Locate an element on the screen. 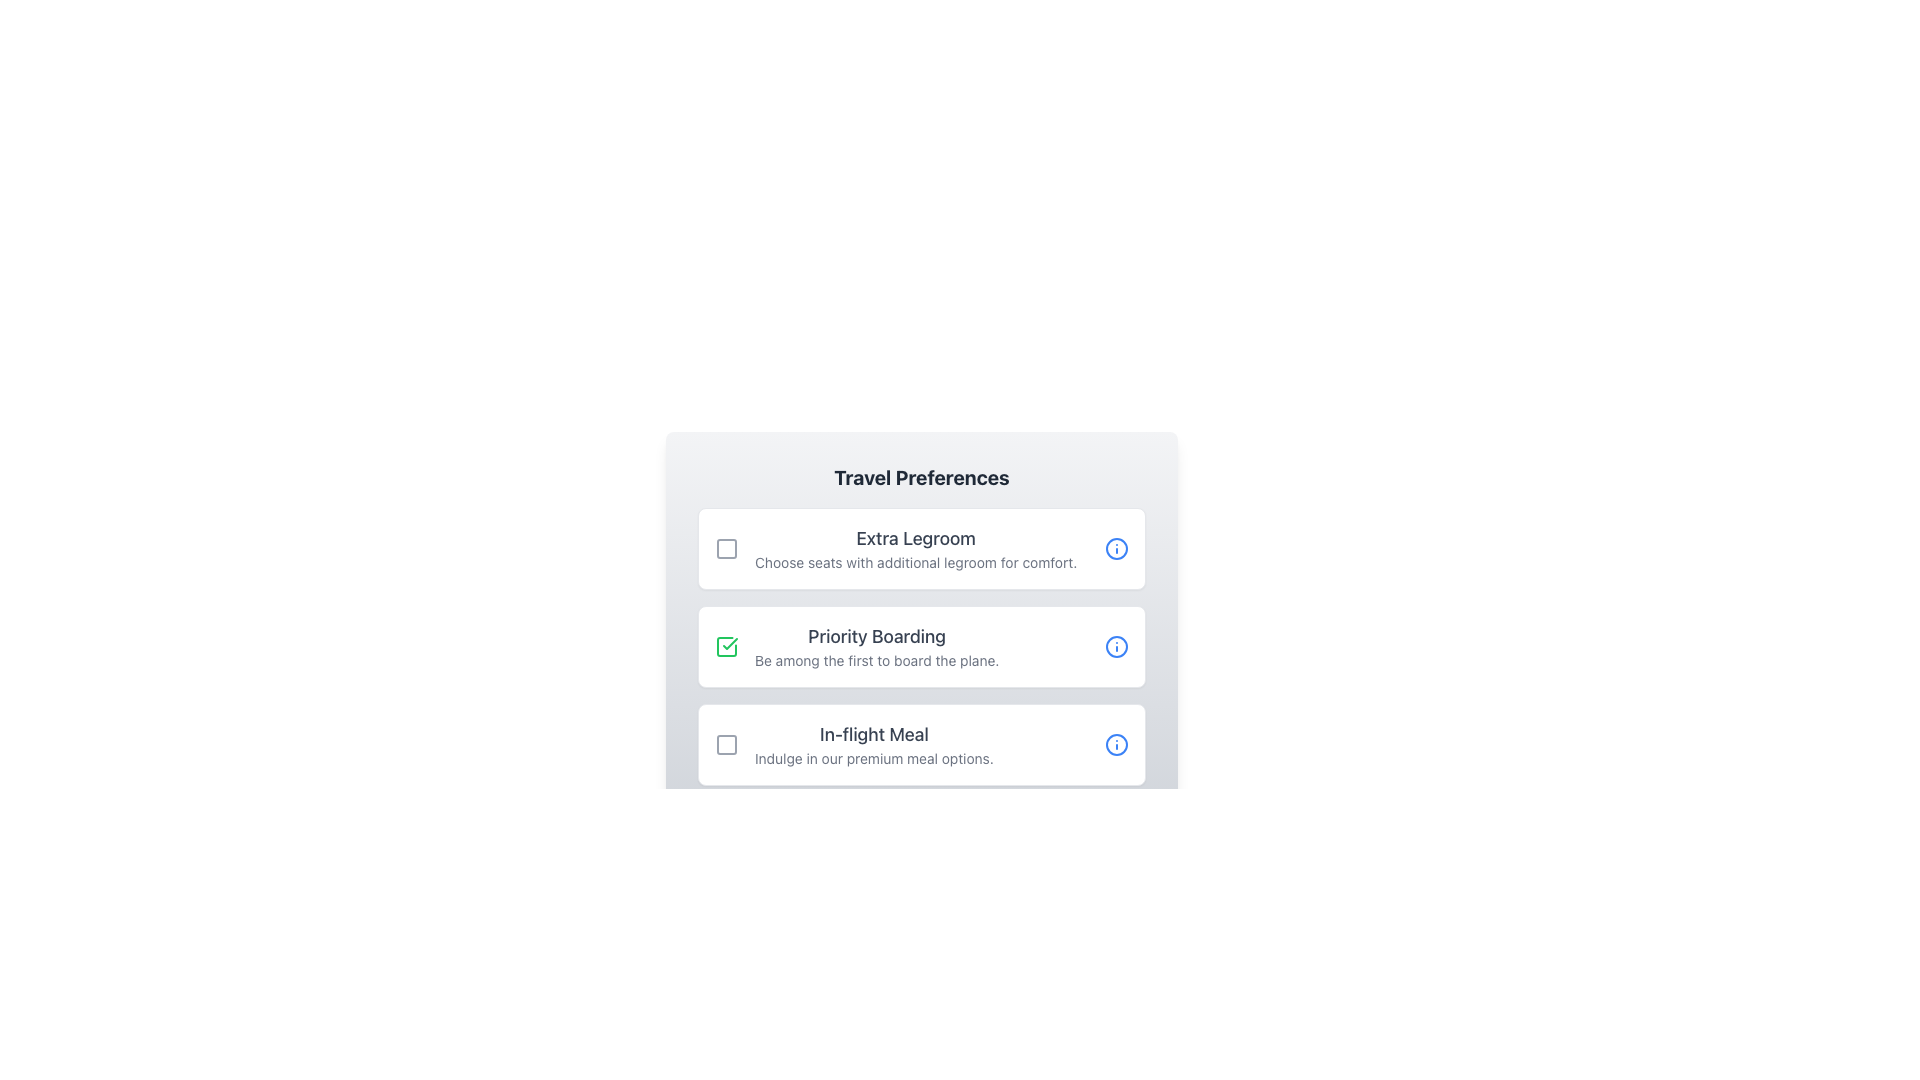  the checkbox in the 'In-flight Meal' option, which is part of a rectangular interactive element containing a title and an information icon, located at the bottom of the options list is located at coordinates (920, 744).